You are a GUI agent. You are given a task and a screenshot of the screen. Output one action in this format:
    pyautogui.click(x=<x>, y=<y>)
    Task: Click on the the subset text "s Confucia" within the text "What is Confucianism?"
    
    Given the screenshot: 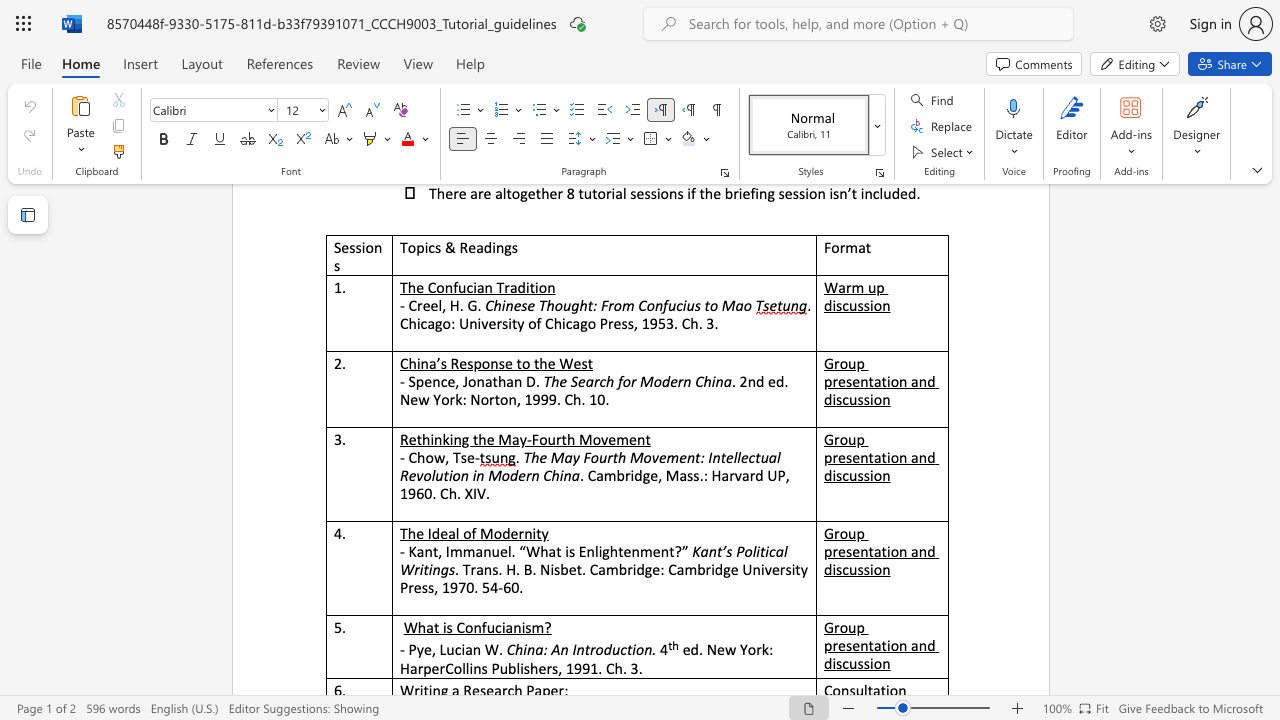 What is the action you would take?
    pyautogui.click(x=445, y=626)
    